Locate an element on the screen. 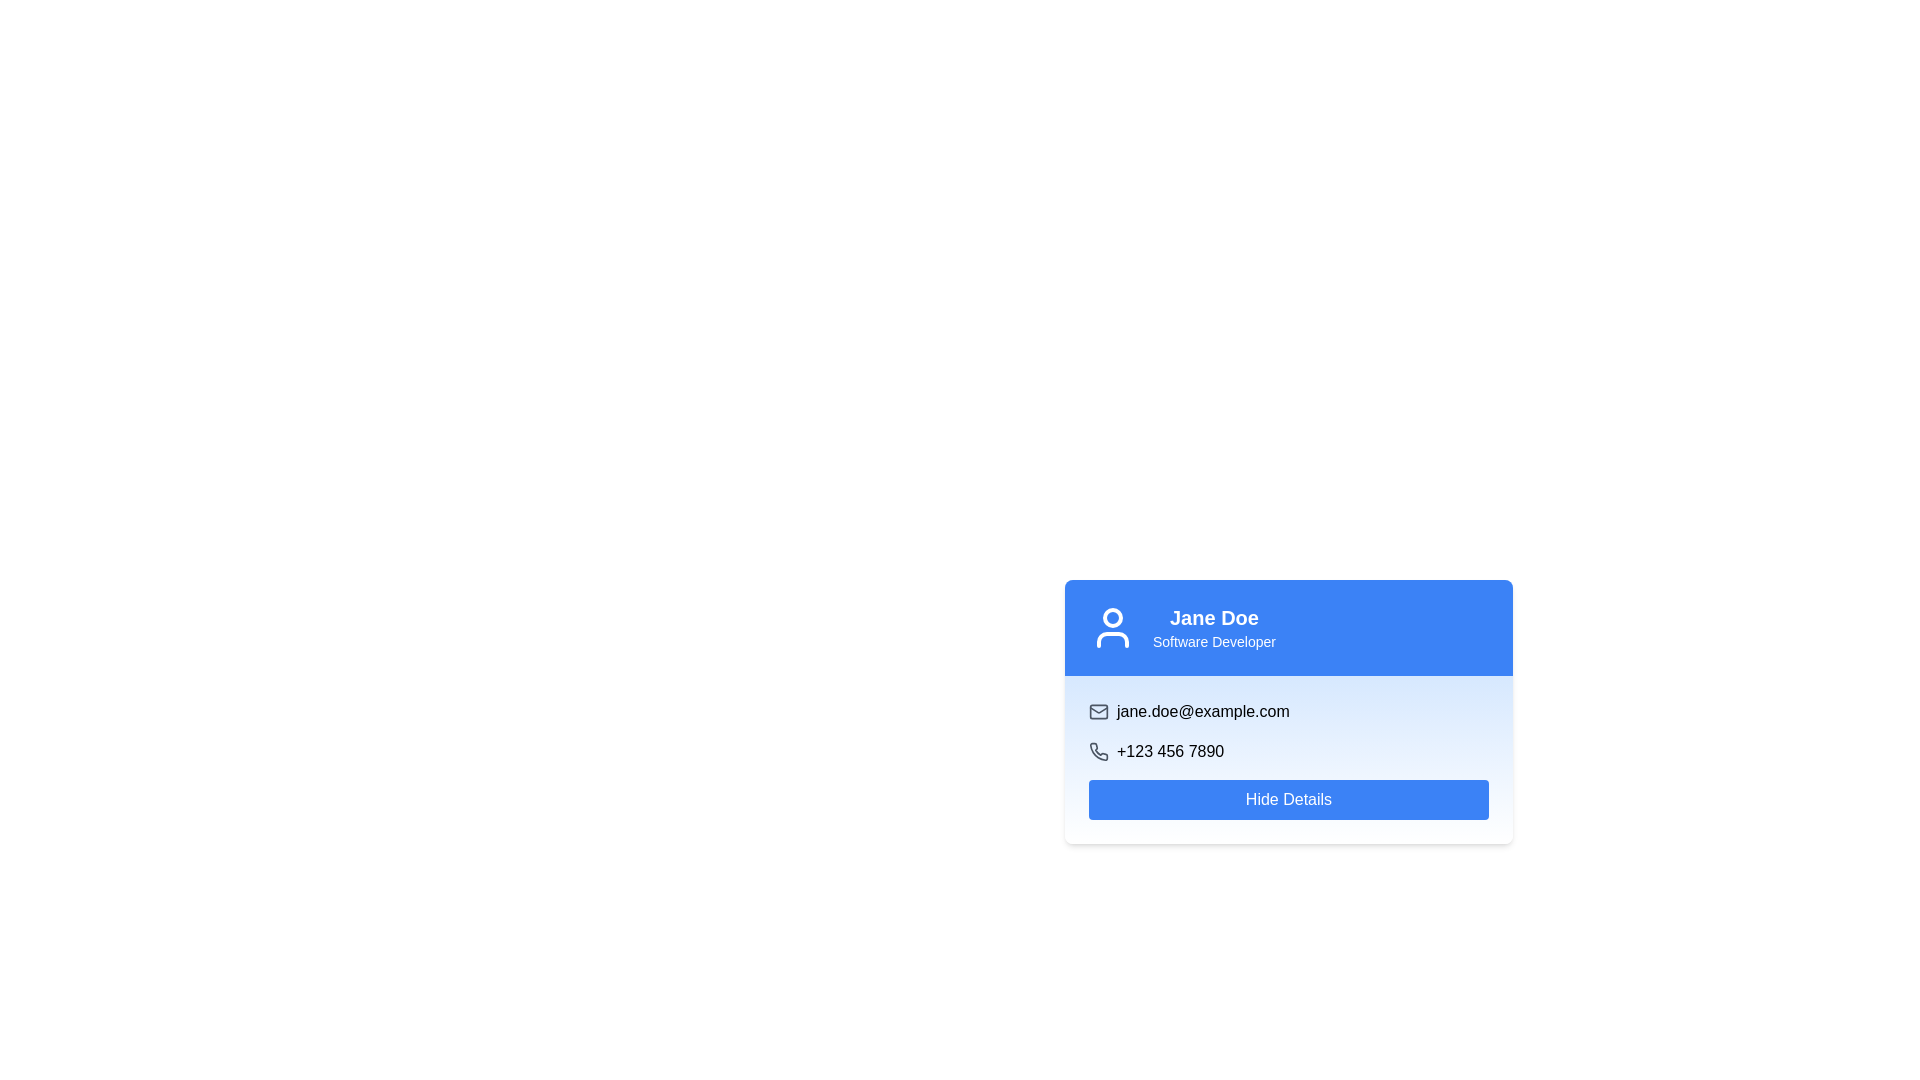 This screenshot has width=1920, height=1080. the text label displaying 'jane.doe@example.com' located below the title 'Jane Doe' in the card layout is located at coordinates (1202, 711).